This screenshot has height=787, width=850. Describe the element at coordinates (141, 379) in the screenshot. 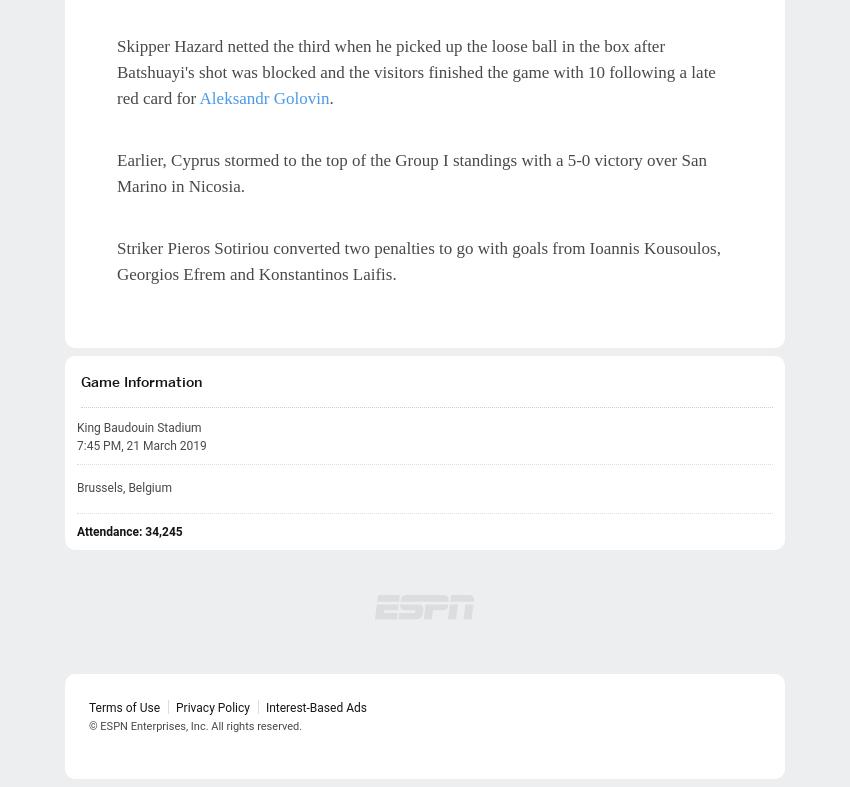

I see `'Game Information'` at that location.